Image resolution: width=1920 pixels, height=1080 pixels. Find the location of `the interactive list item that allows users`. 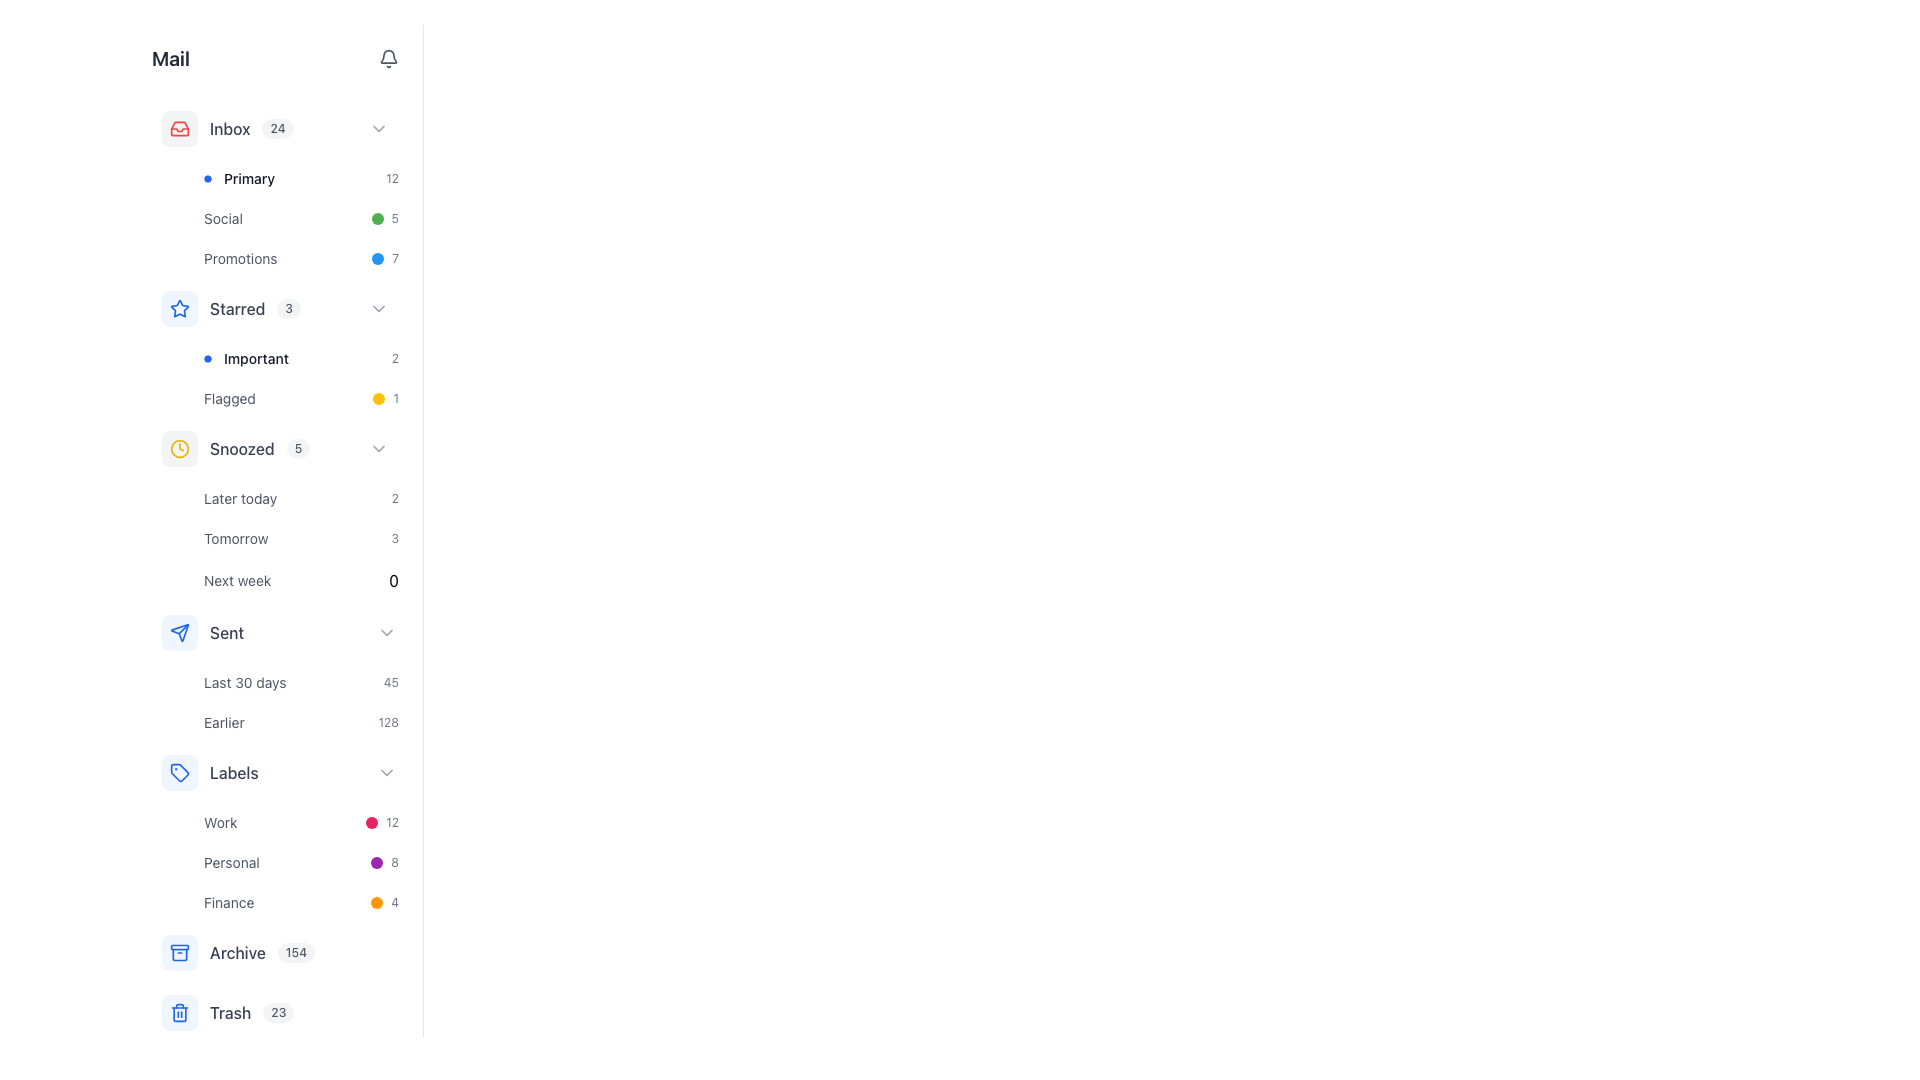

the interactive list item that allows users is located at coordinates (238, 951).